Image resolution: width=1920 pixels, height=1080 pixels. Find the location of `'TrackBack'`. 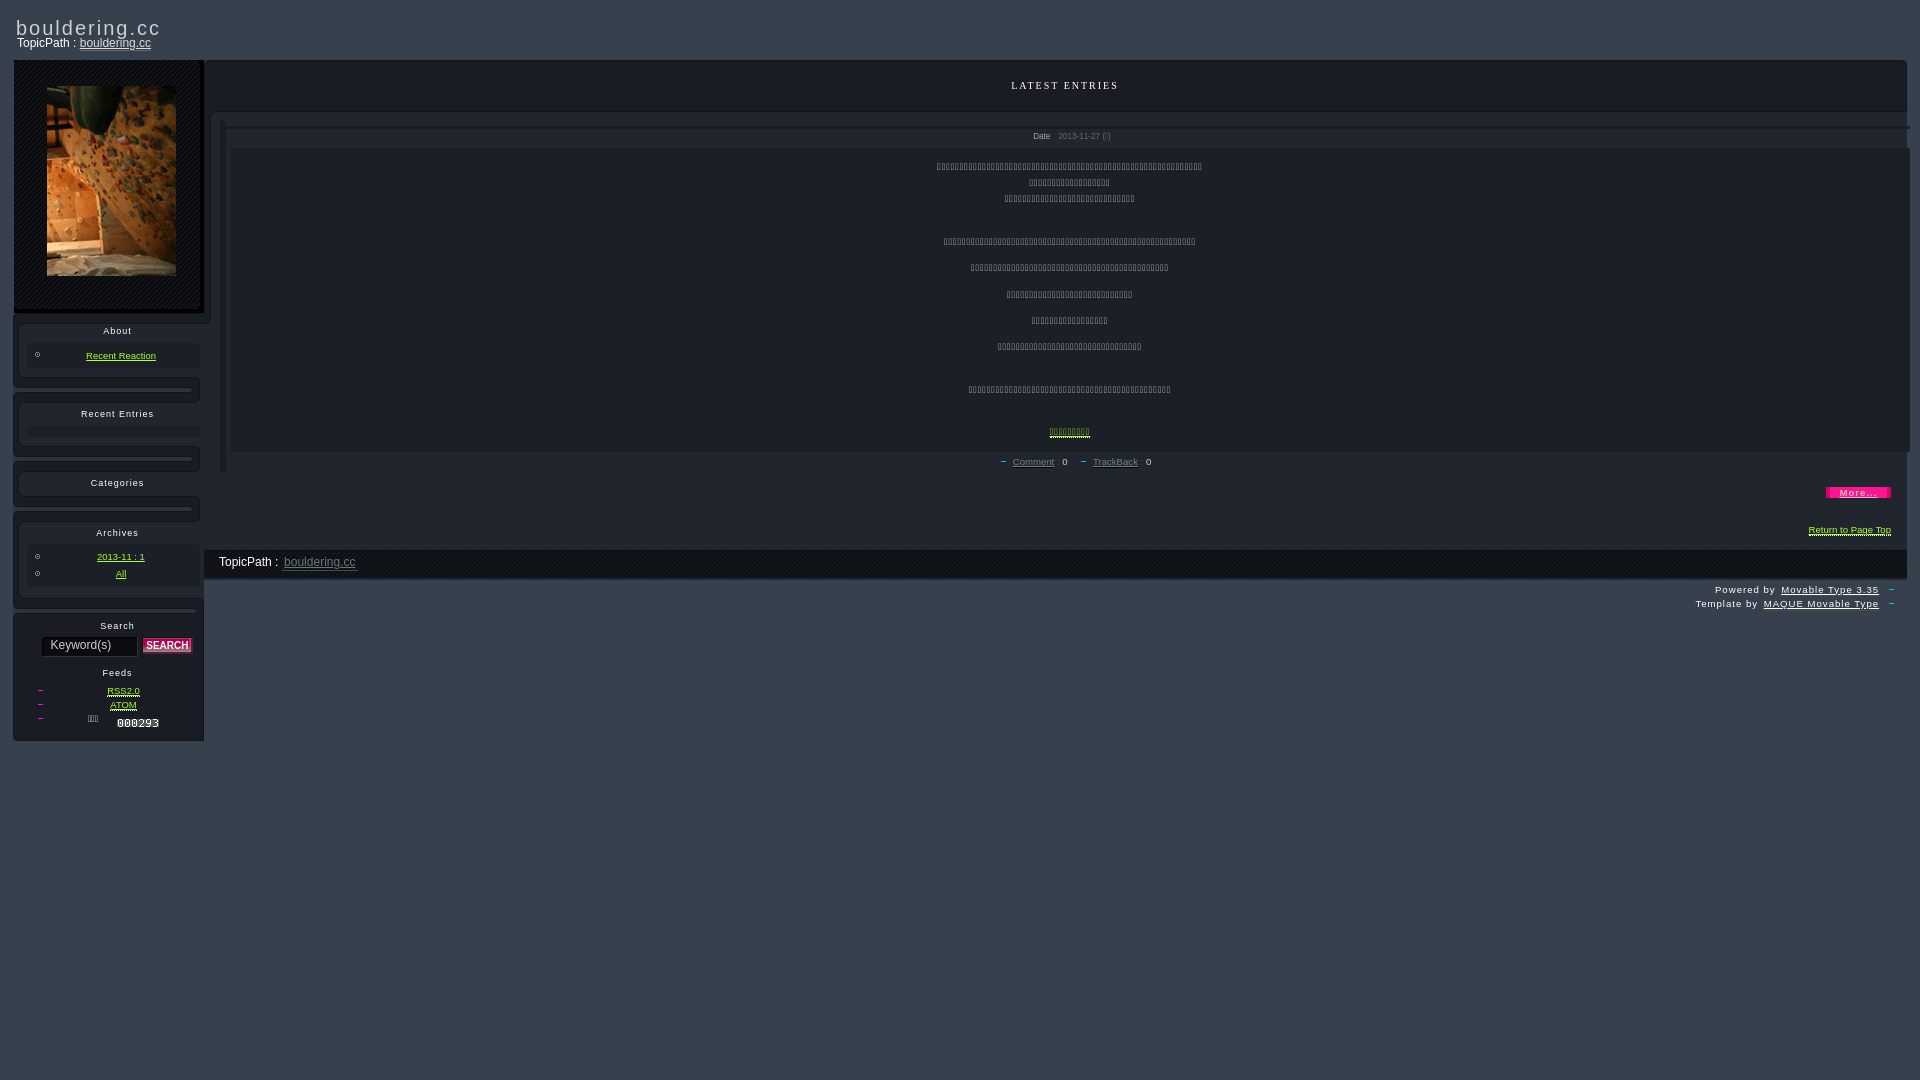

'TrackBack' is located at coordinates (1114, 462).